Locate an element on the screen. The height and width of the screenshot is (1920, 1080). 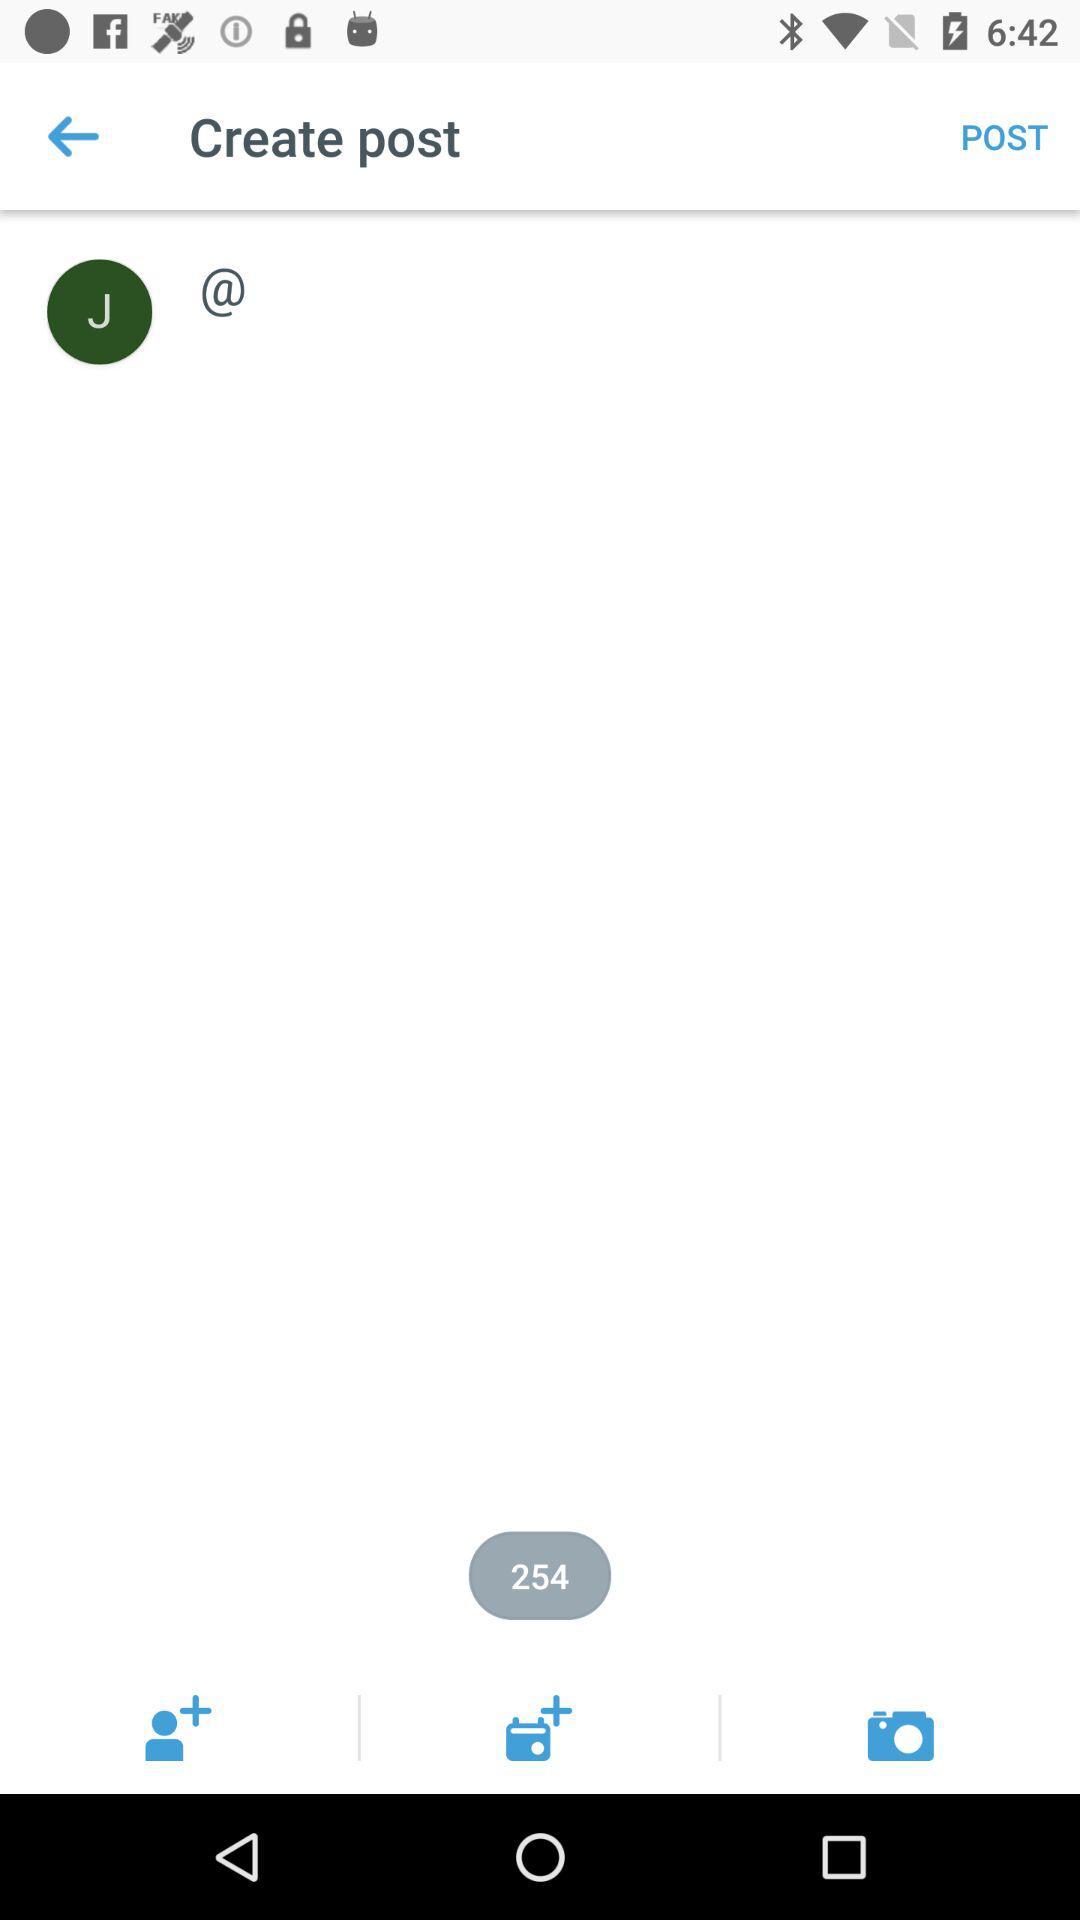
the icon next to create post icon is located at coordinates (72, 135).